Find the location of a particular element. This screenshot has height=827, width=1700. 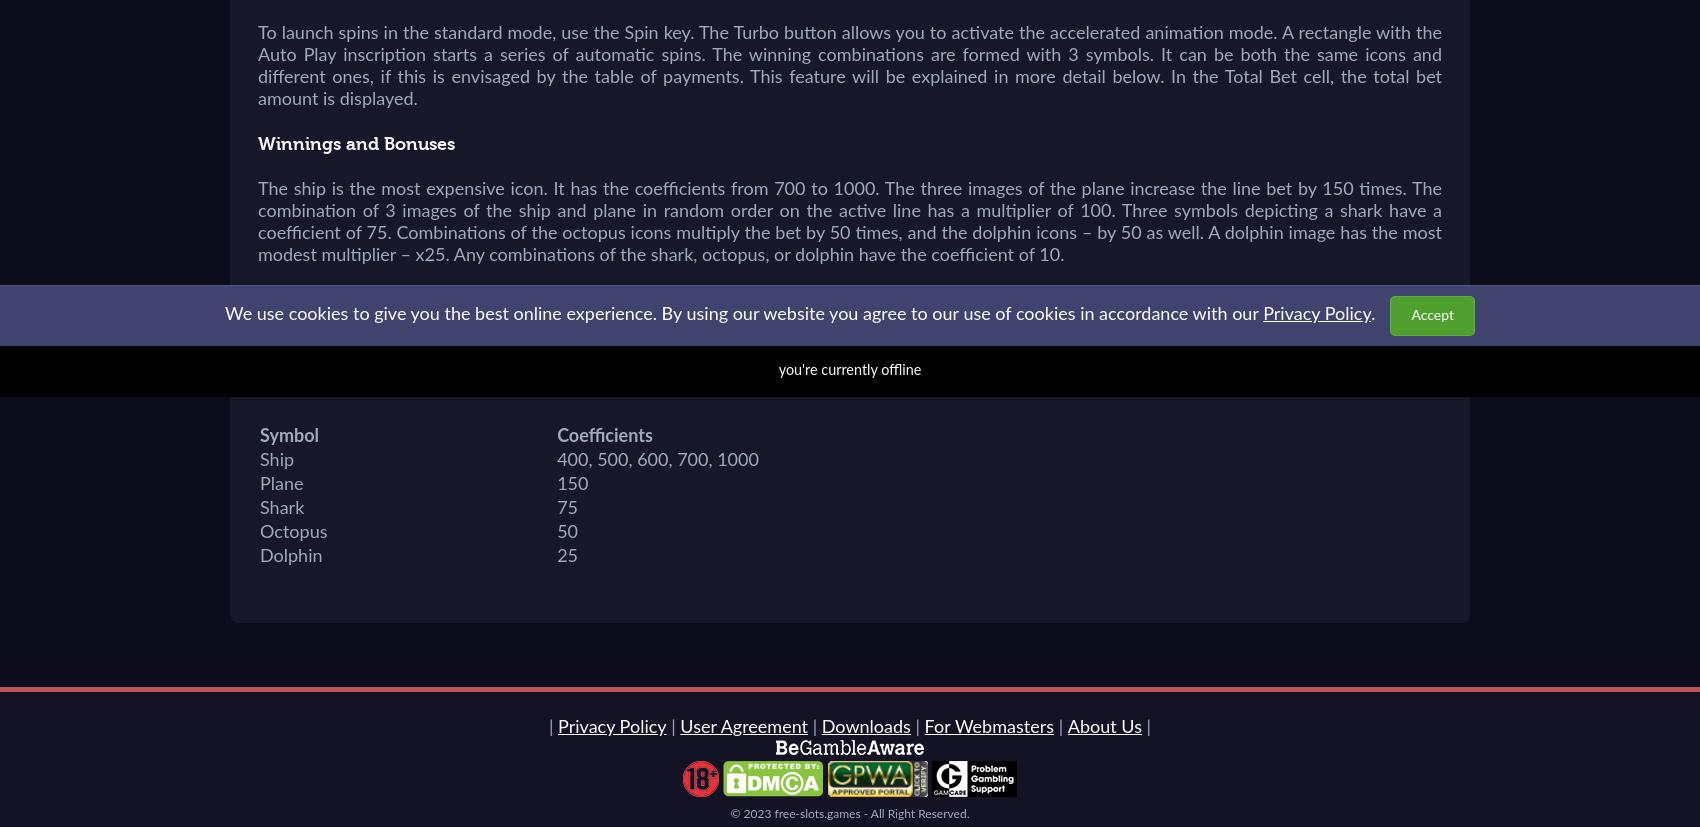

'50' is located at coordinates (566, 533).